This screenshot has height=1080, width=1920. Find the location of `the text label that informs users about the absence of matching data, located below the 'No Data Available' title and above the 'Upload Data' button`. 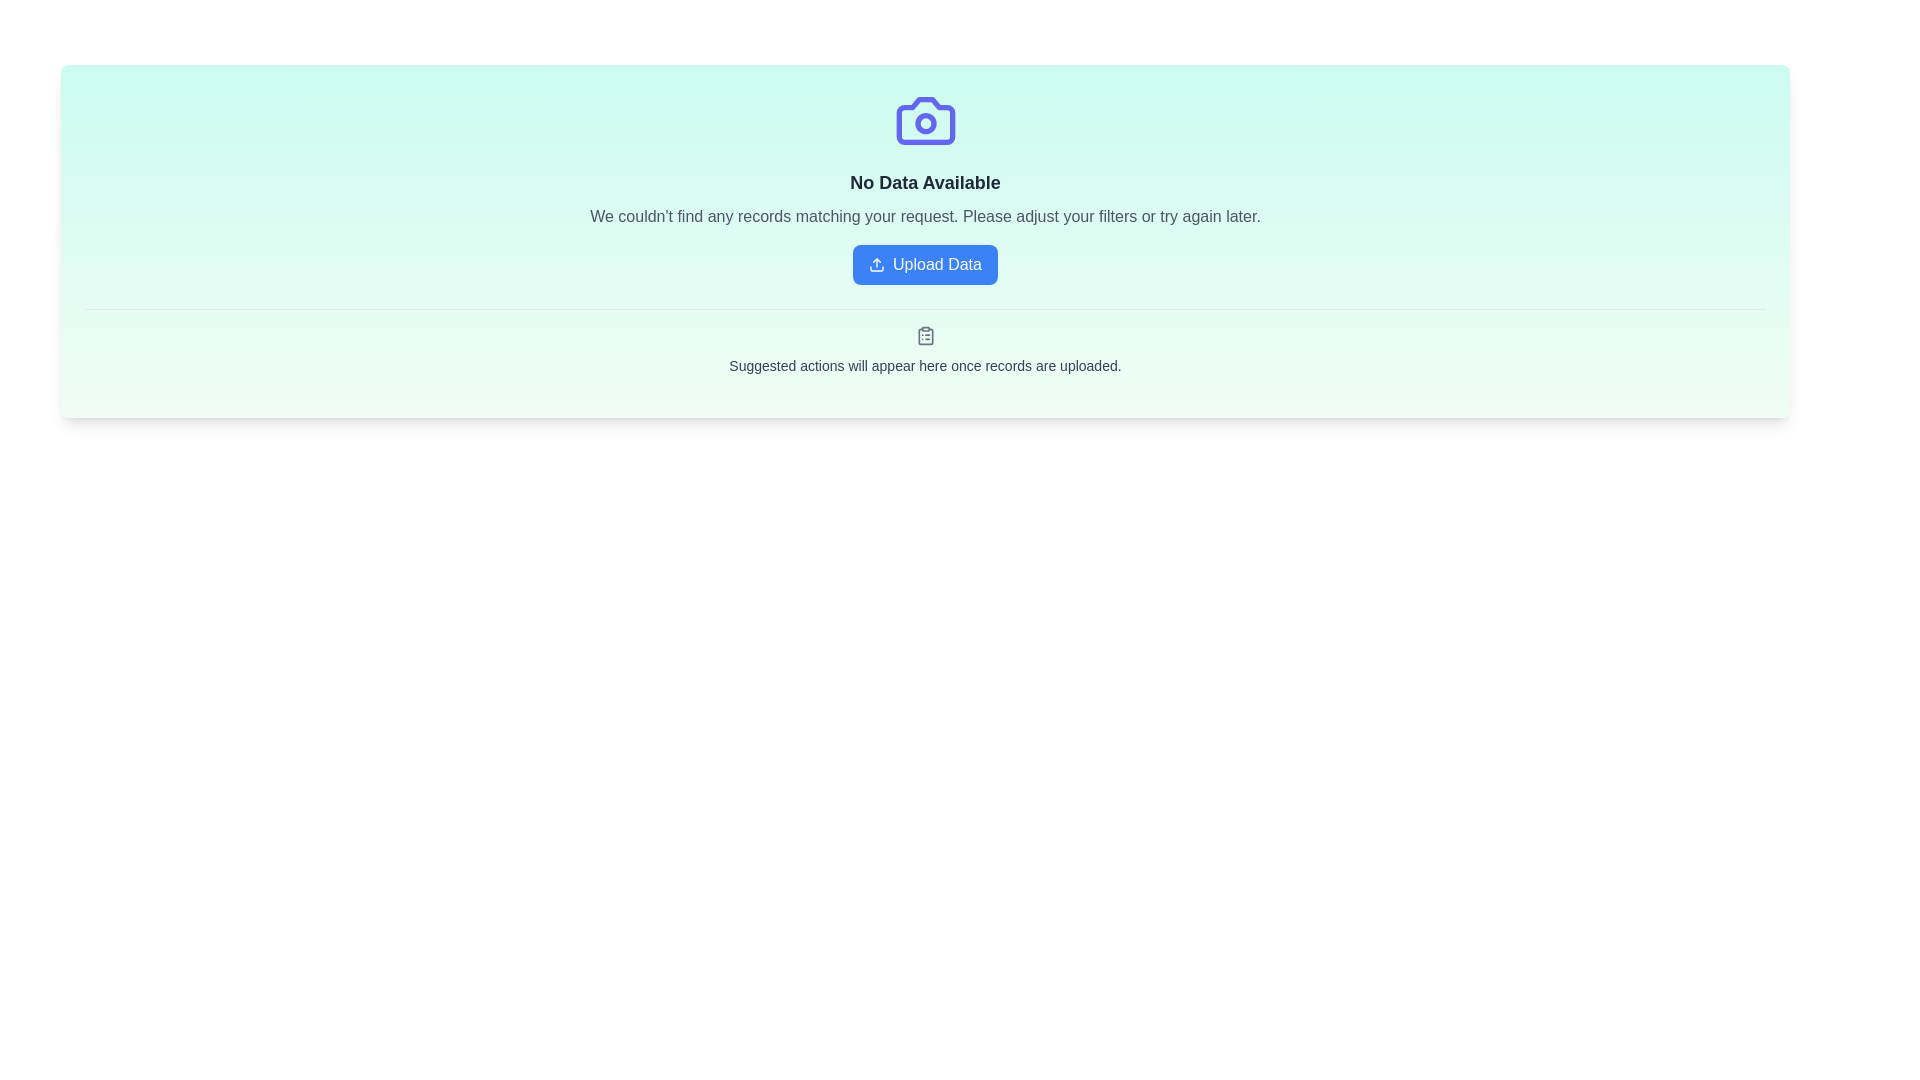

the text label that informs users about the absence of matching data, located below the 'No Data Available' title and above the 'Upload Data' button is located at coordinates (924, 216).